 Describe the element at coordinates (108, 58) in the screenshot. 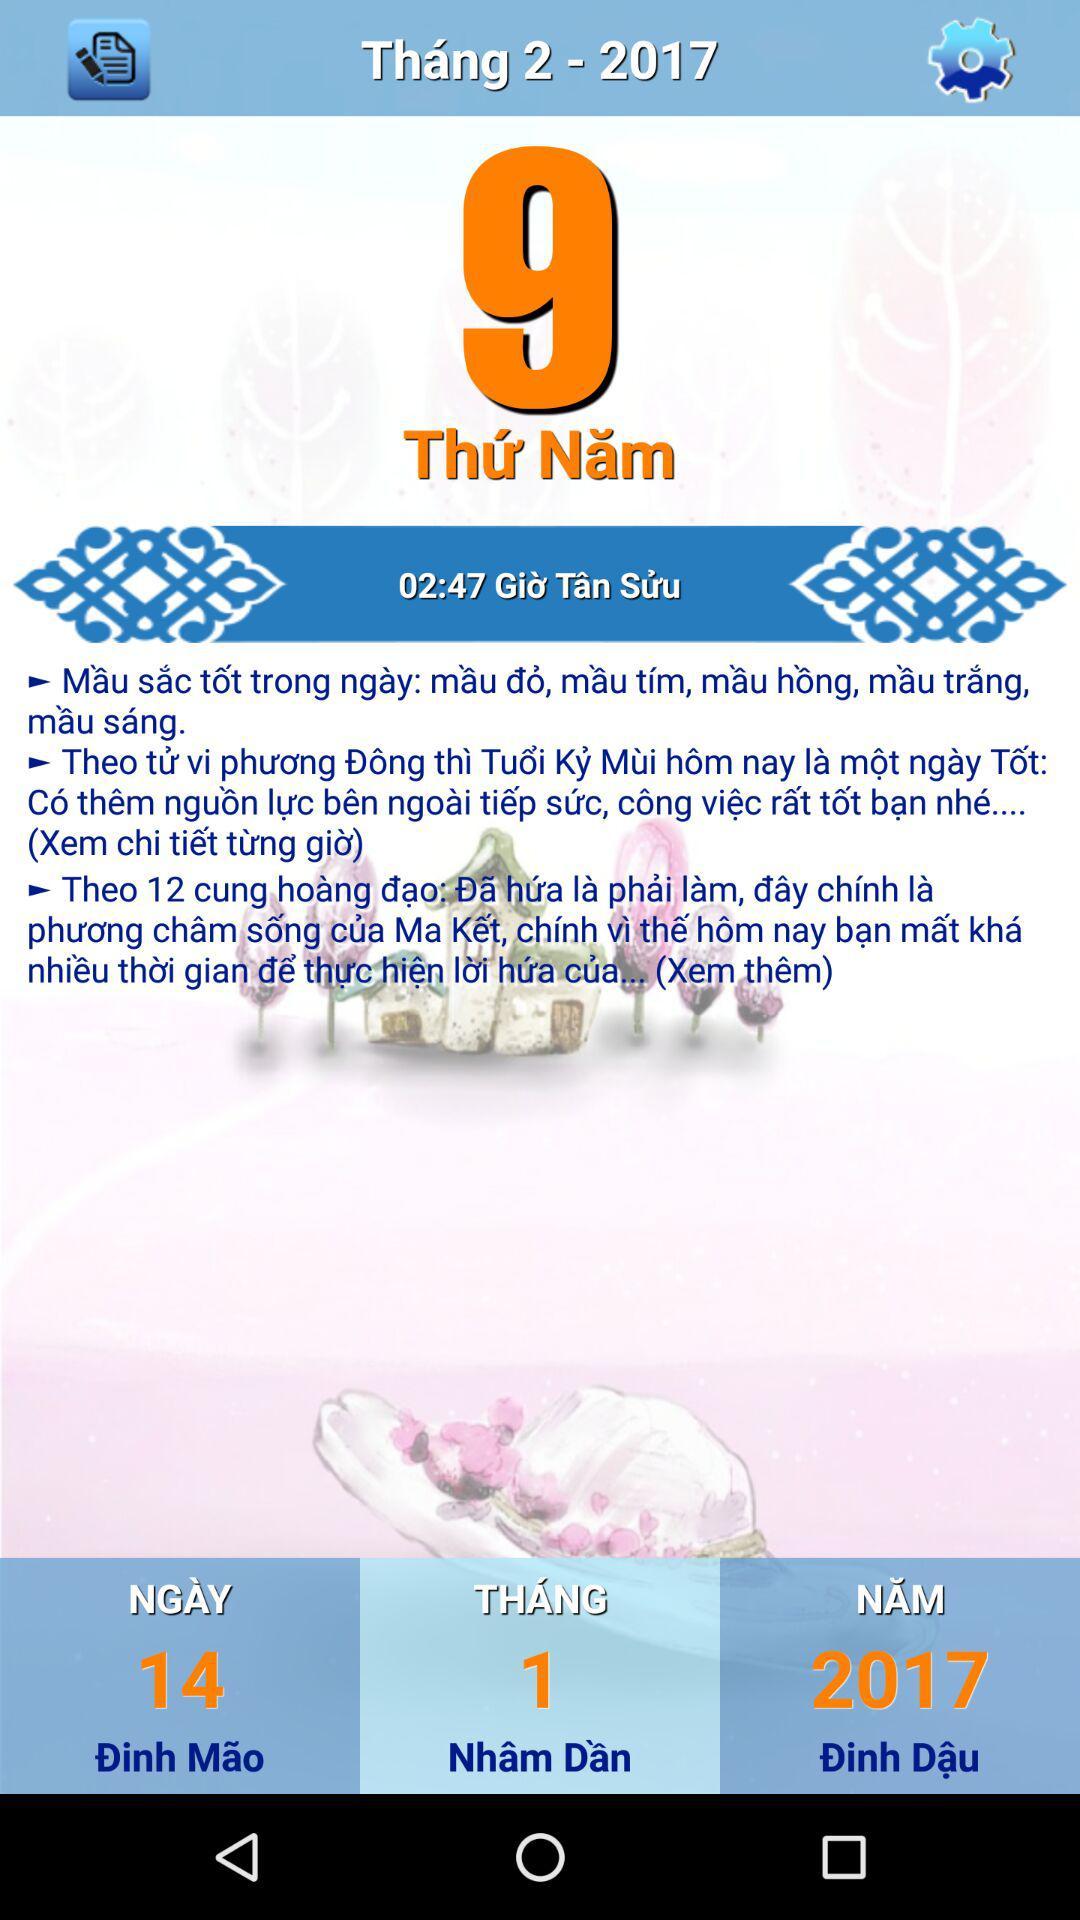

I see `the option which is left to the top left corner` at that location.